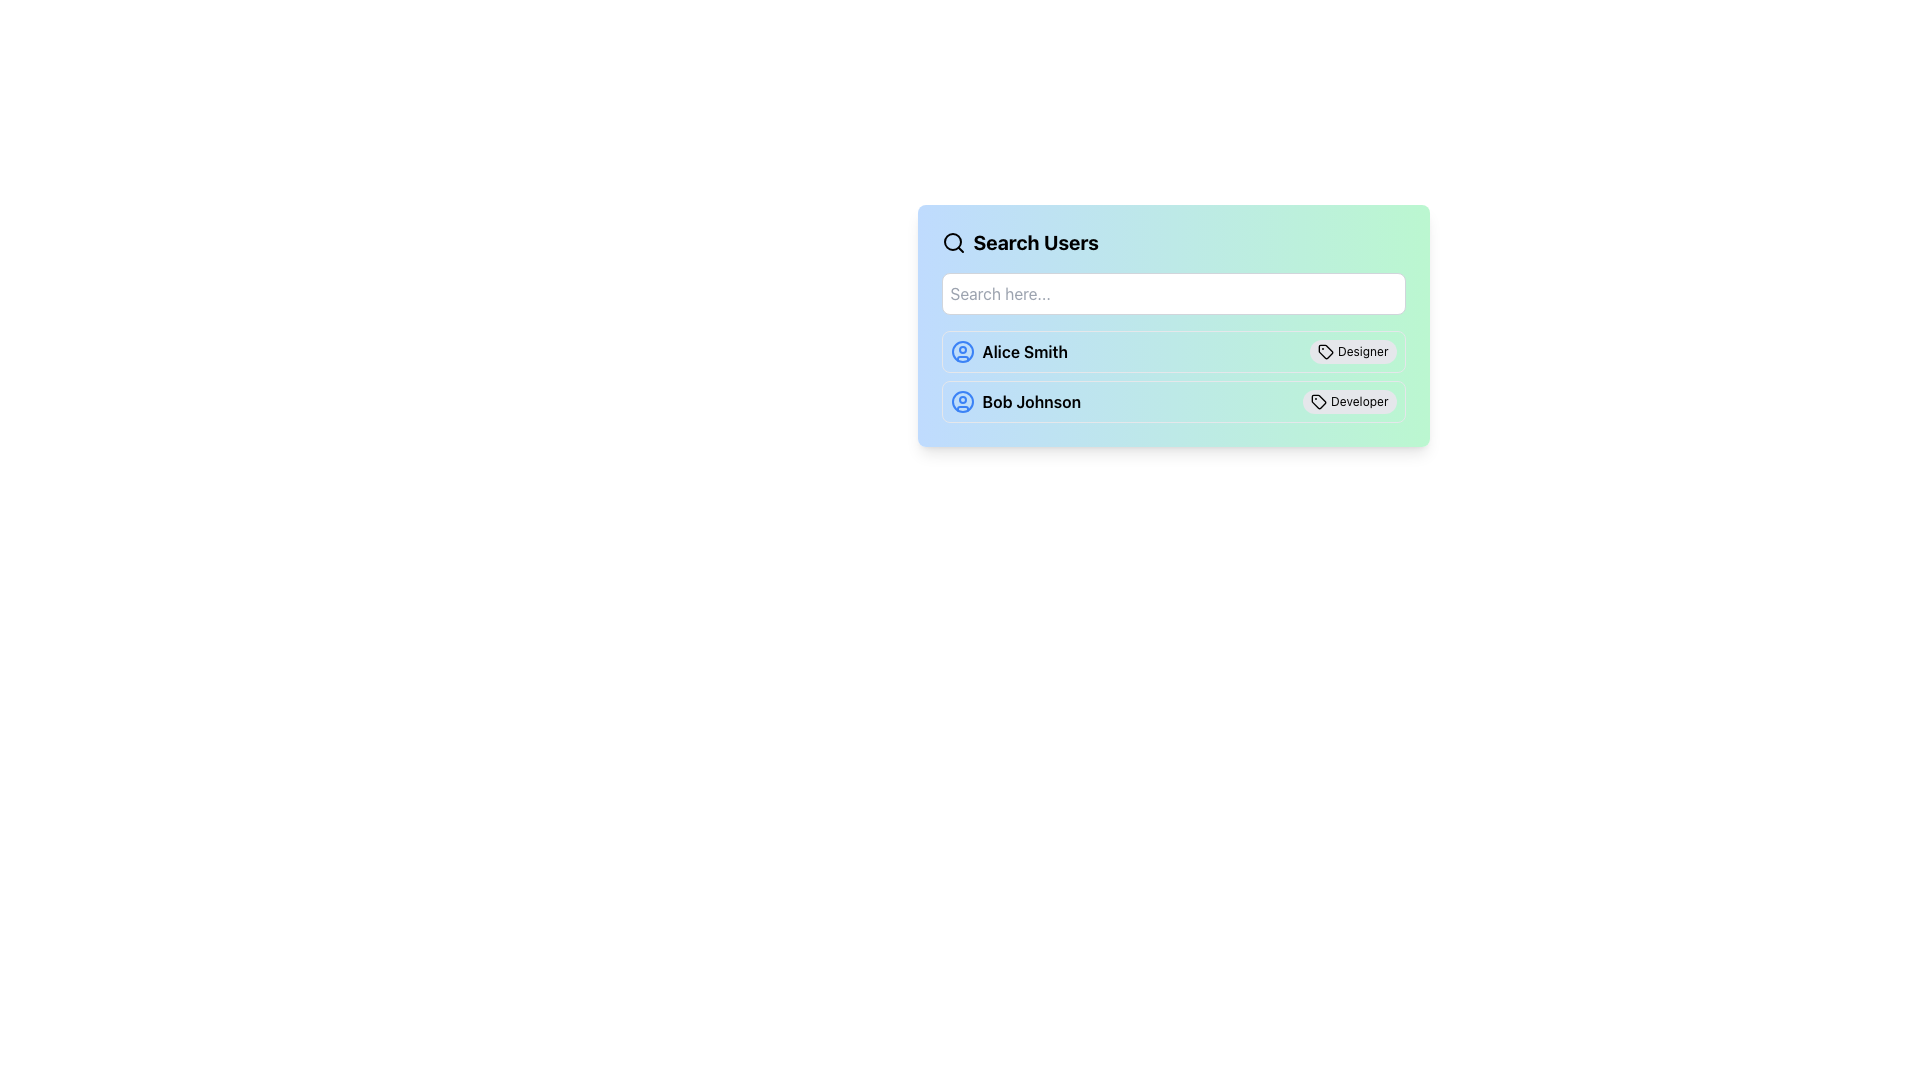  What do you see at coordinates (1173, 401) in the screenshot?
I see `the List item representing user details that displays a user's profile summary, located below 'Alice Smith Designer' in a vertical list of user details` at bounding box center [1173, 401].